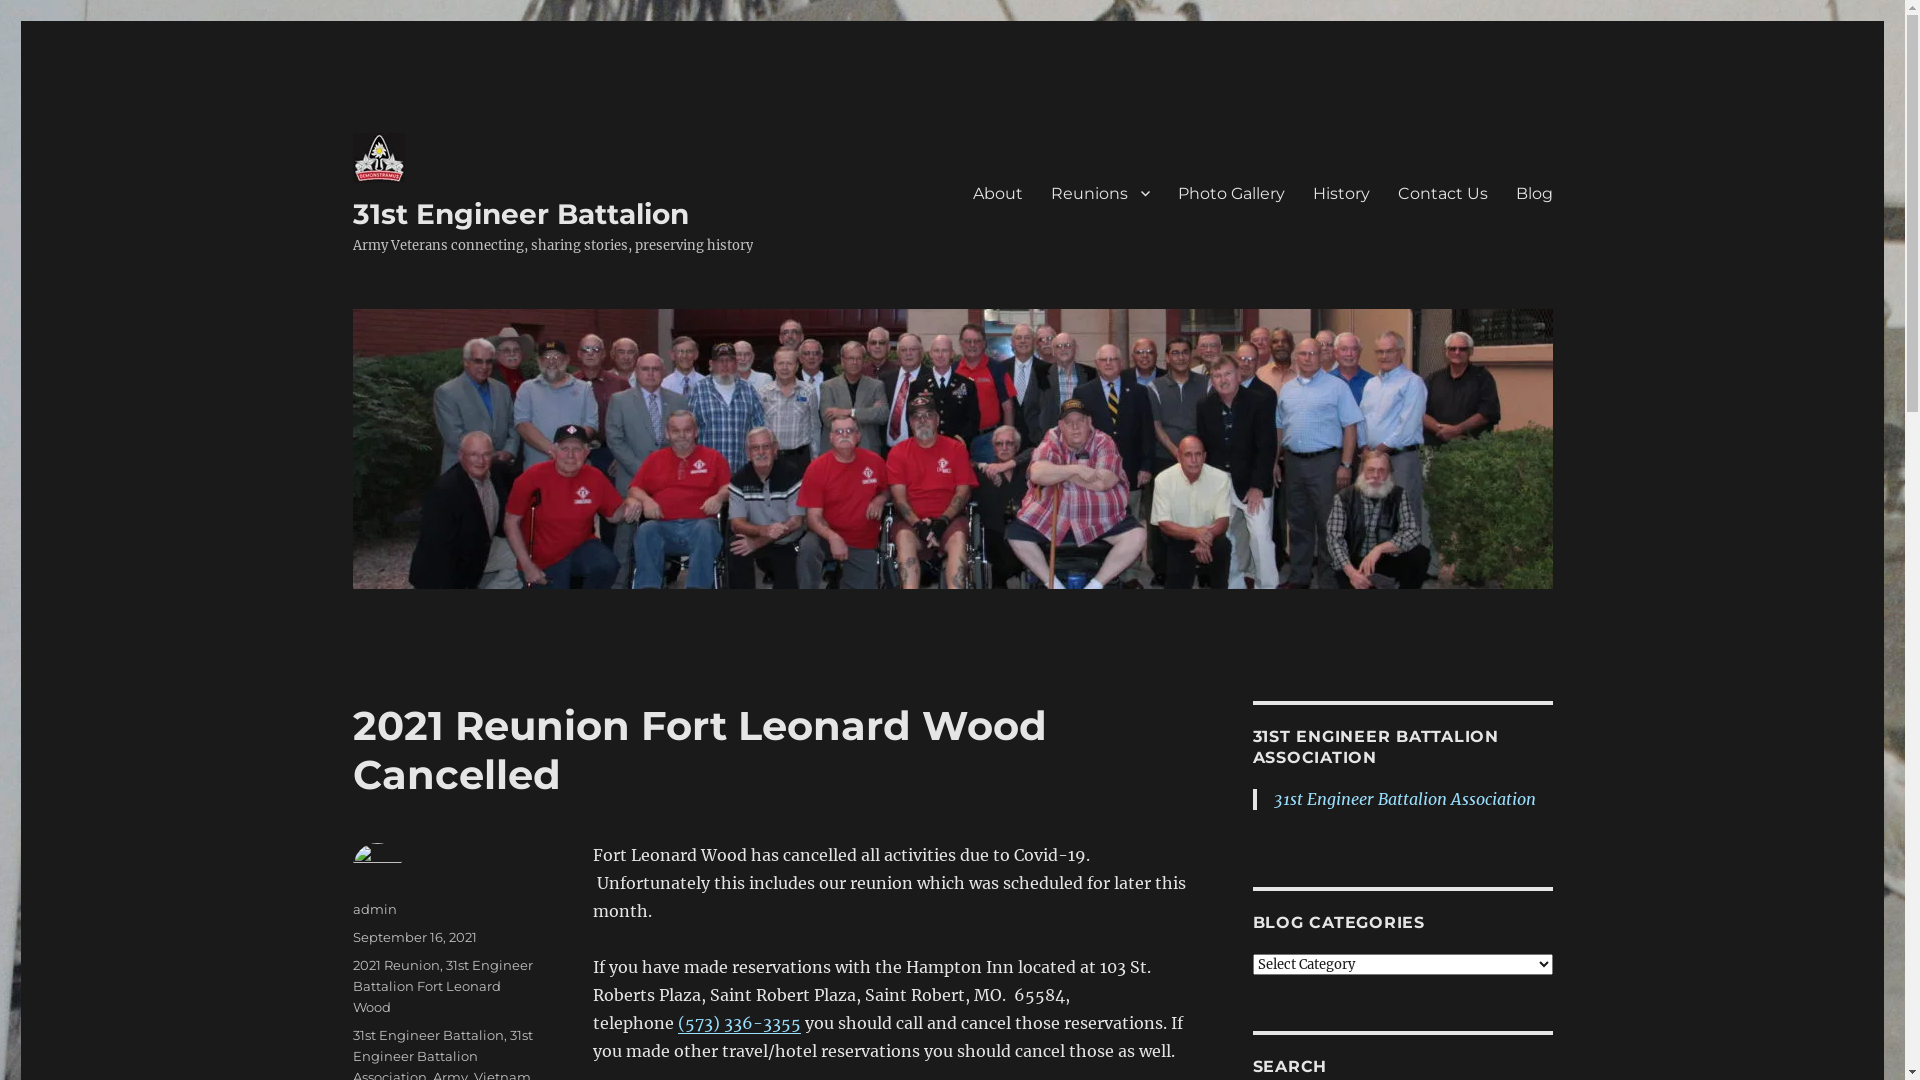 Image resolution: width=1920 pixels, height=1080 pixels. Describe the element at coordinates (412, 937) in the screenshot. I see `'September 16, 2021'` at that location.